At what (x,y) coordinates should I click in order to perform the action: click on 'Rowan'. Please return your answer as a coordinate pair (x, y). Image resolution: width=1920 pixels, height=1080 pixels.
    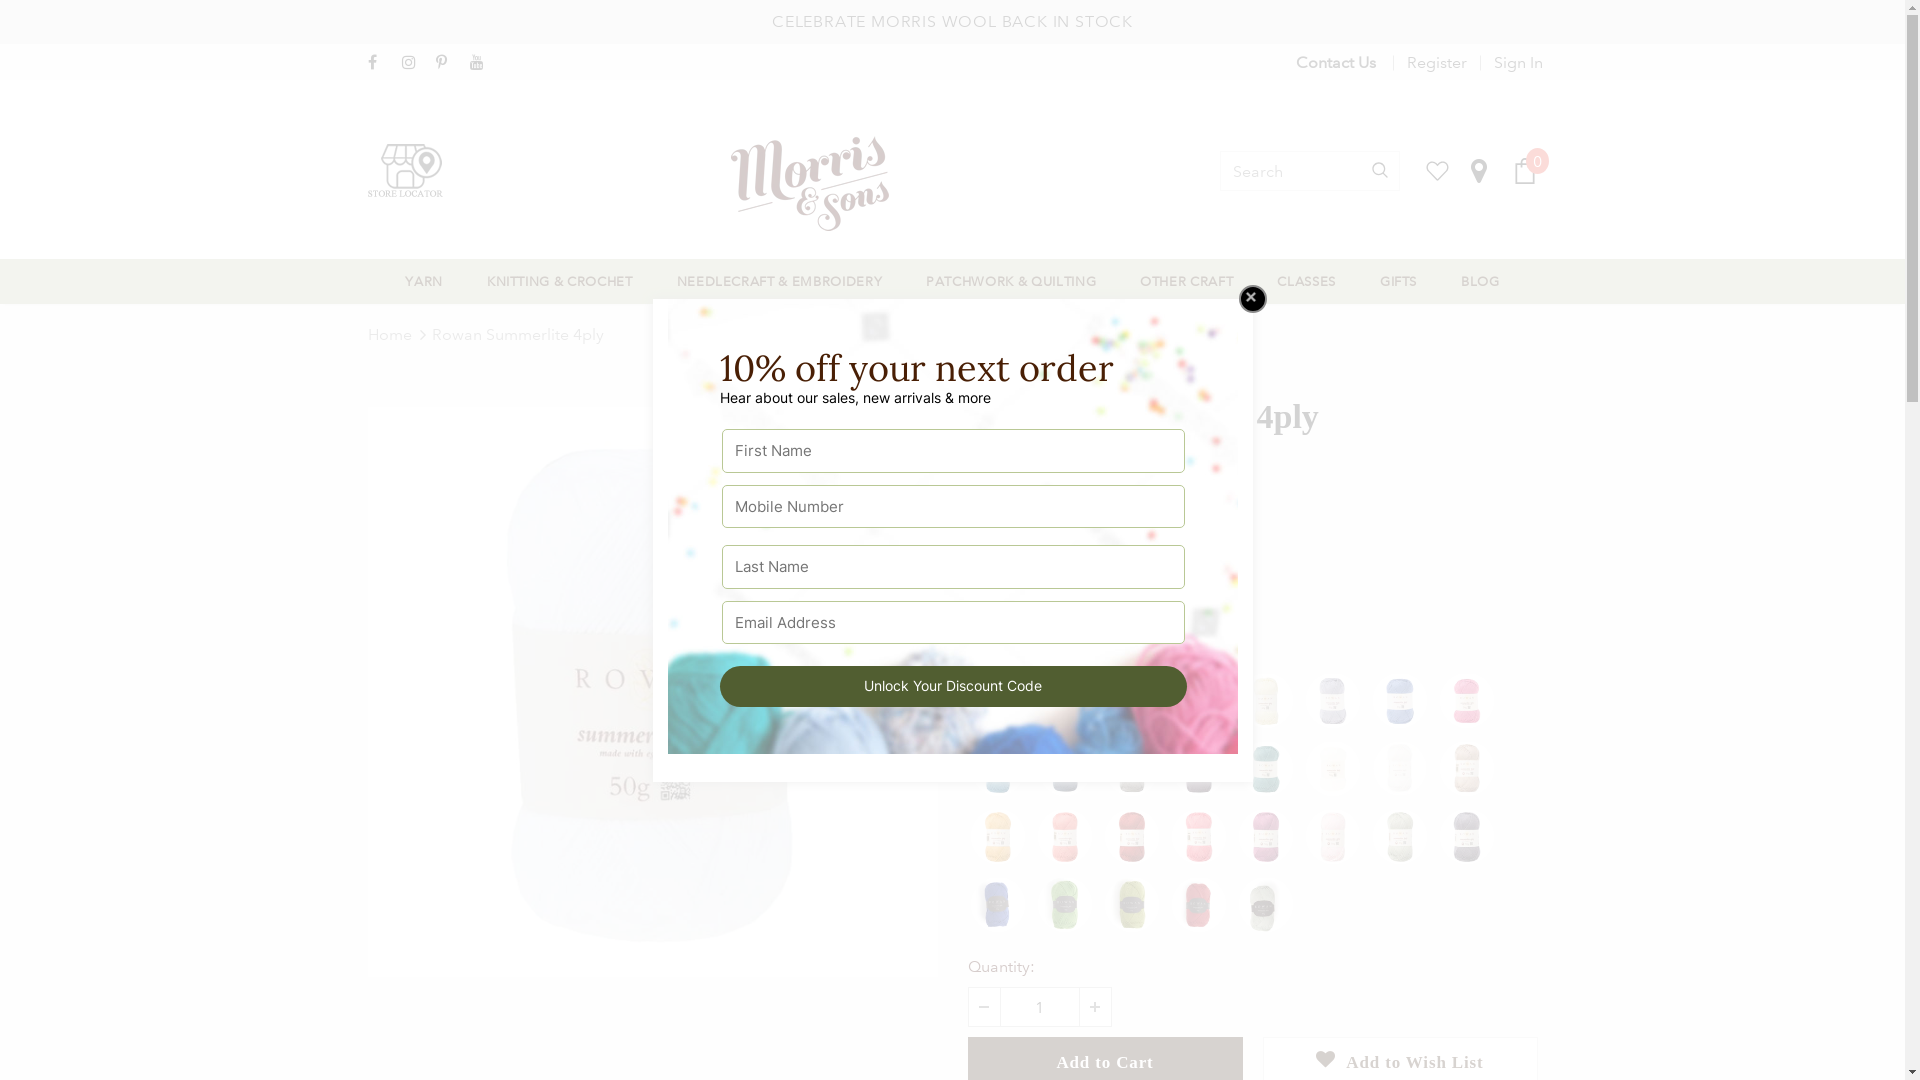
    Looking at the image, I should click on (1093, 463).